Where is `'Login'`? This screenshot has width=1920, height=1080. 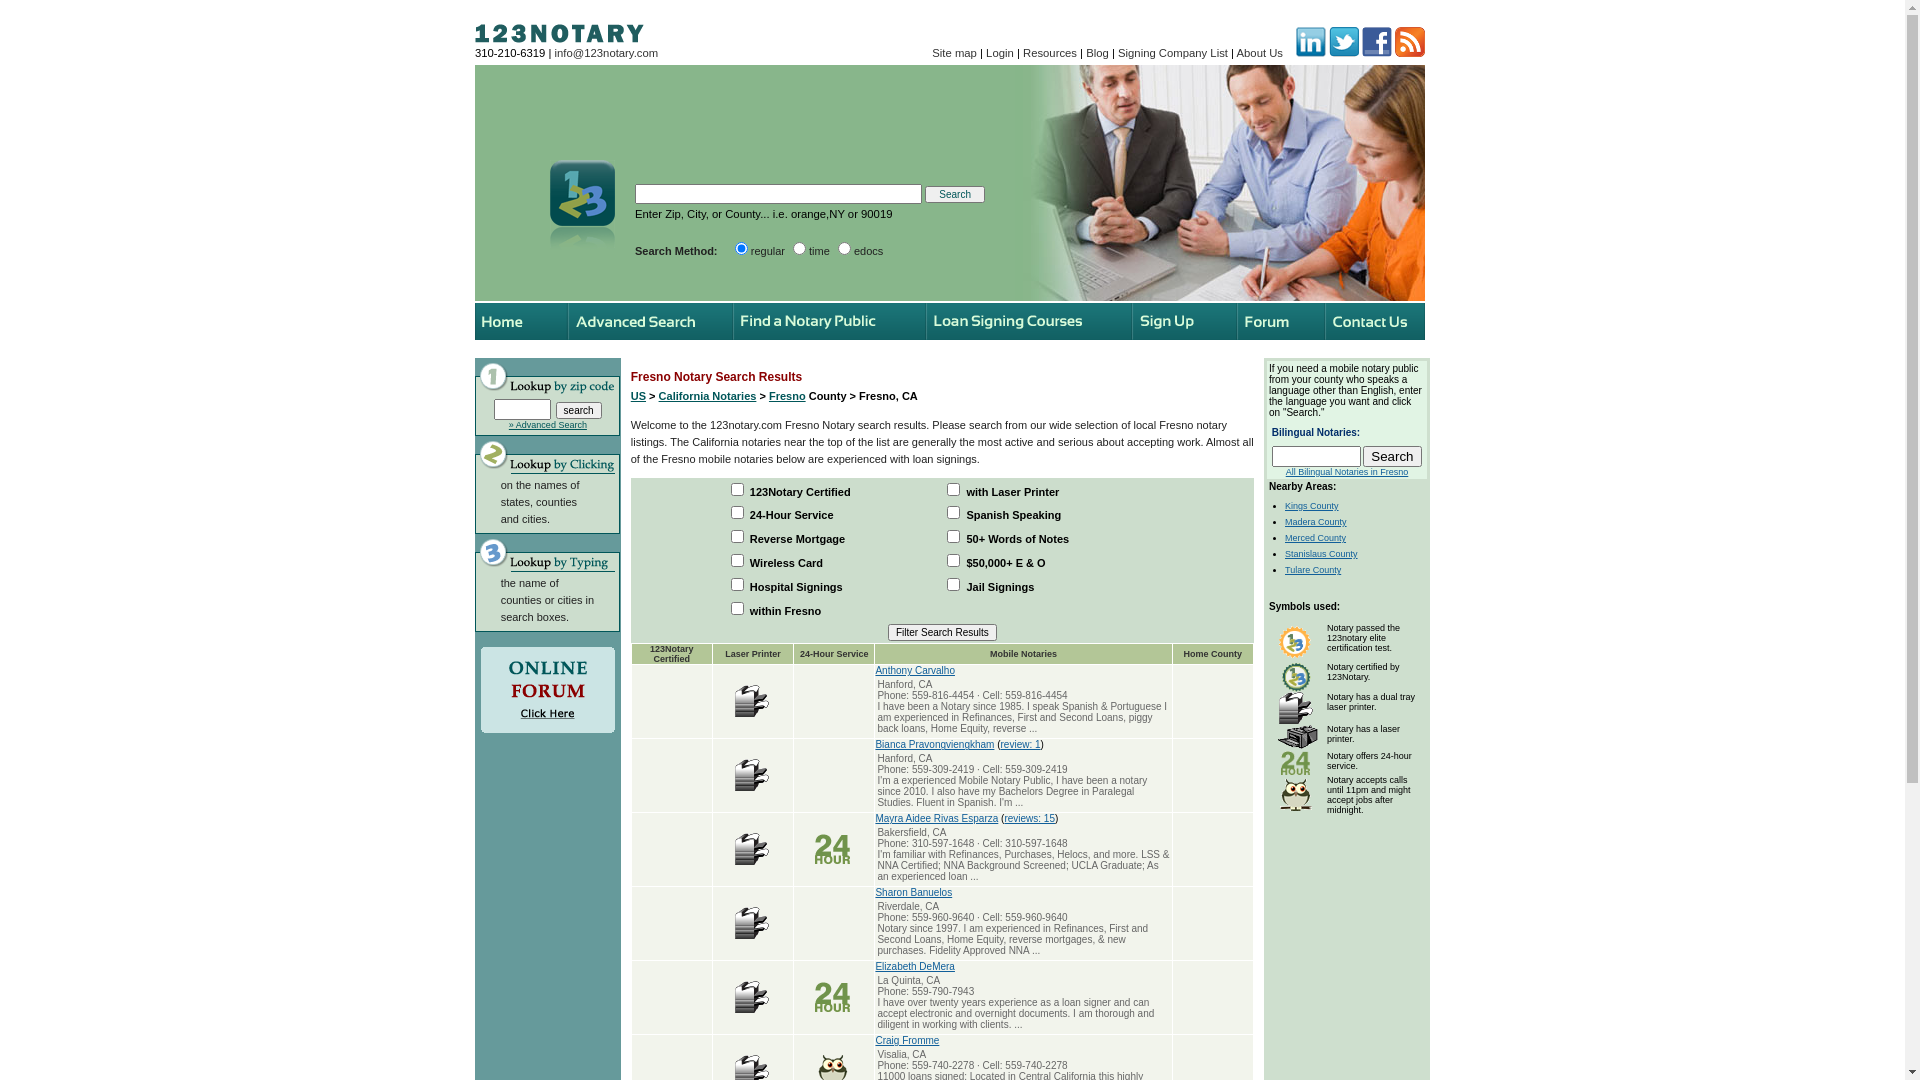 'Login' is located at coordinates (999, 52).